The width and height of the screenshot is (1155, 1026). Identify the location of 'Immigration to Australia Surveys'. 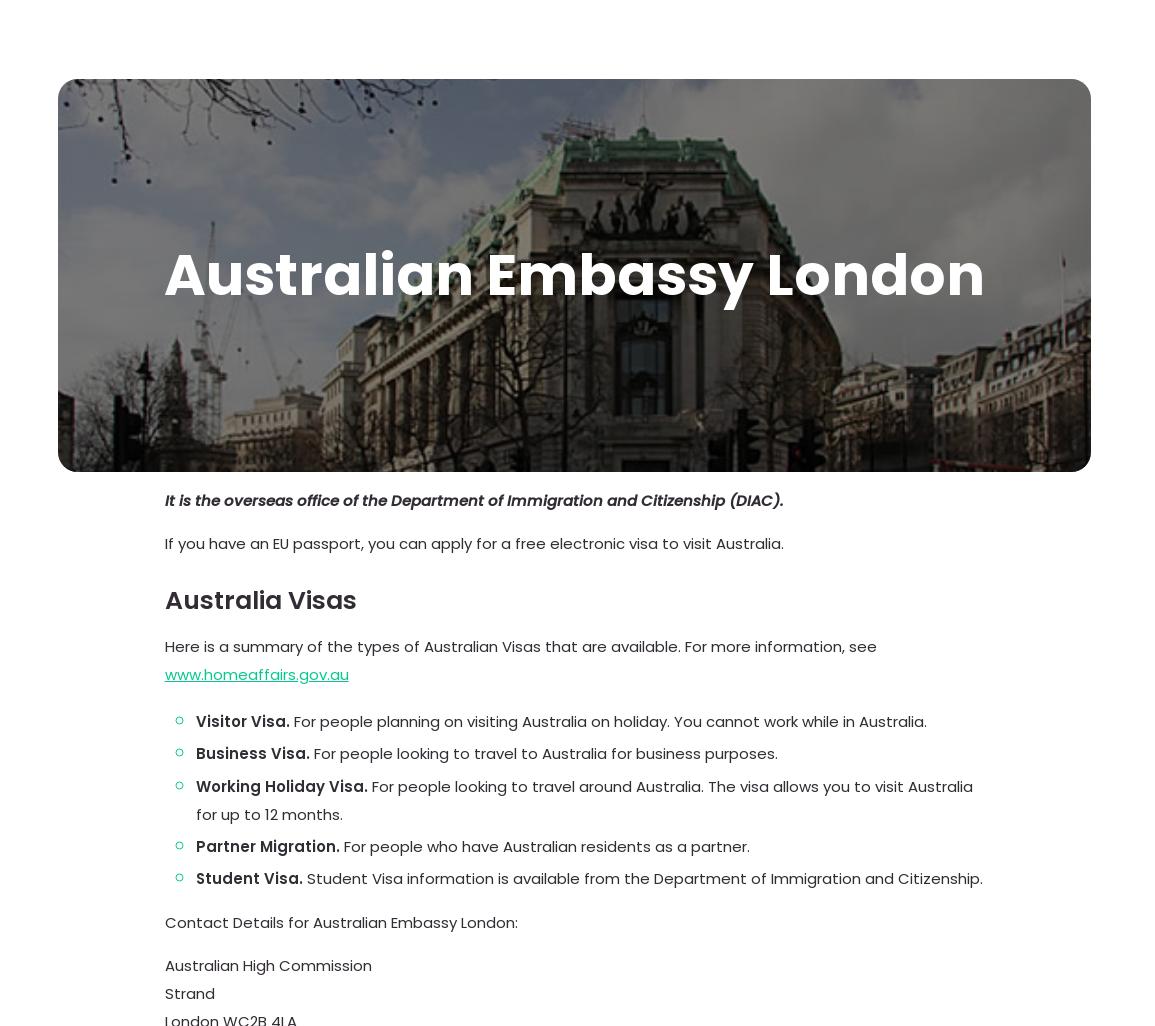
(257, 529).